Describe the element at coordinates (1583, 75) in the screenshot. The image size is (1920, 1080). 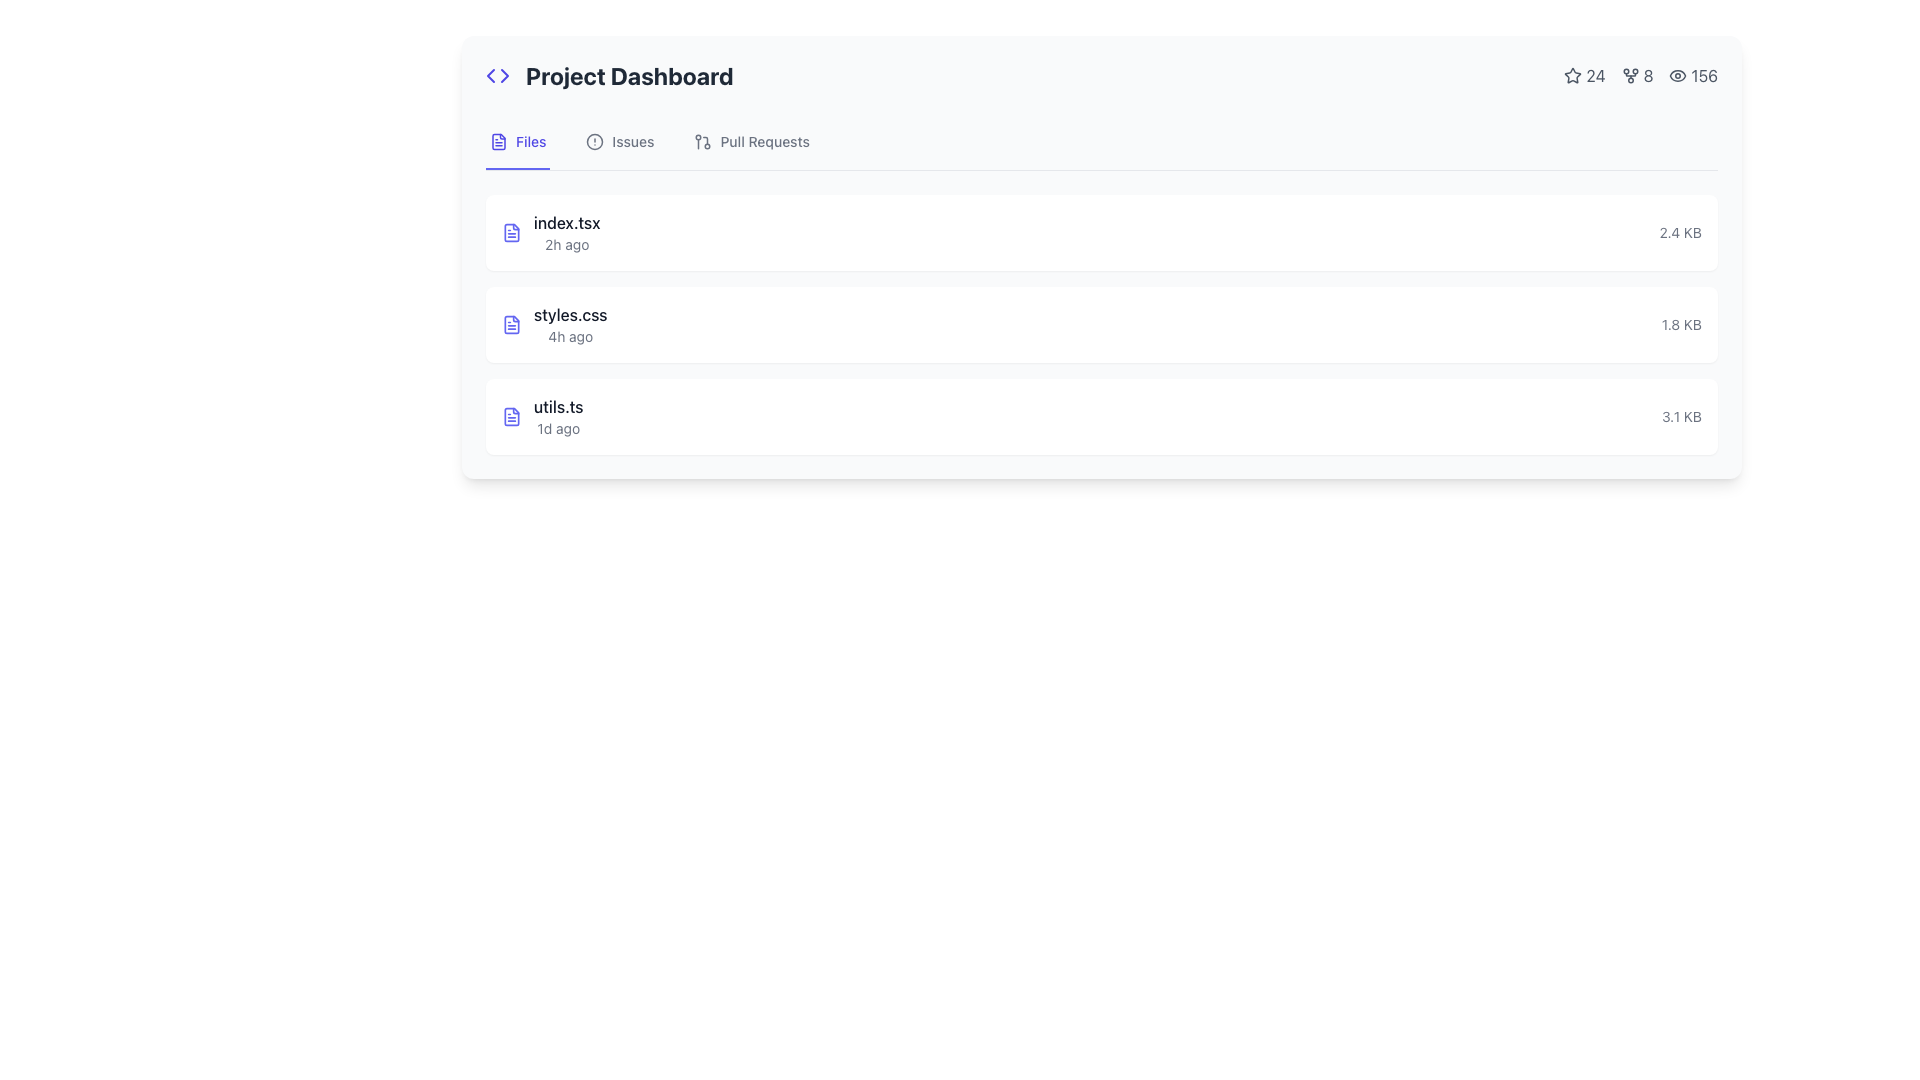
I see `the Text label representing a count next to the star icon in the upper-right corner of the interface` at that location.